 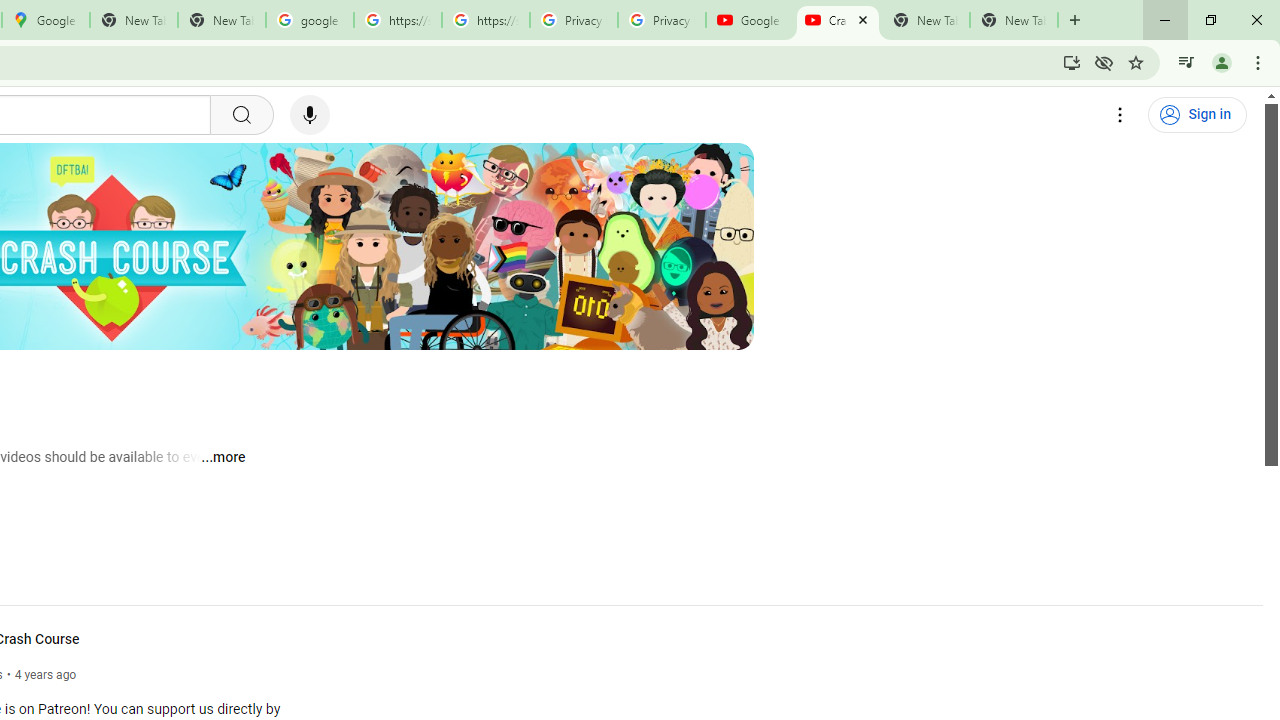 What do you see at coordinates (1165, 20) in the screenshot?
I see `'Minimize'` at bounding box center [1165, 20].